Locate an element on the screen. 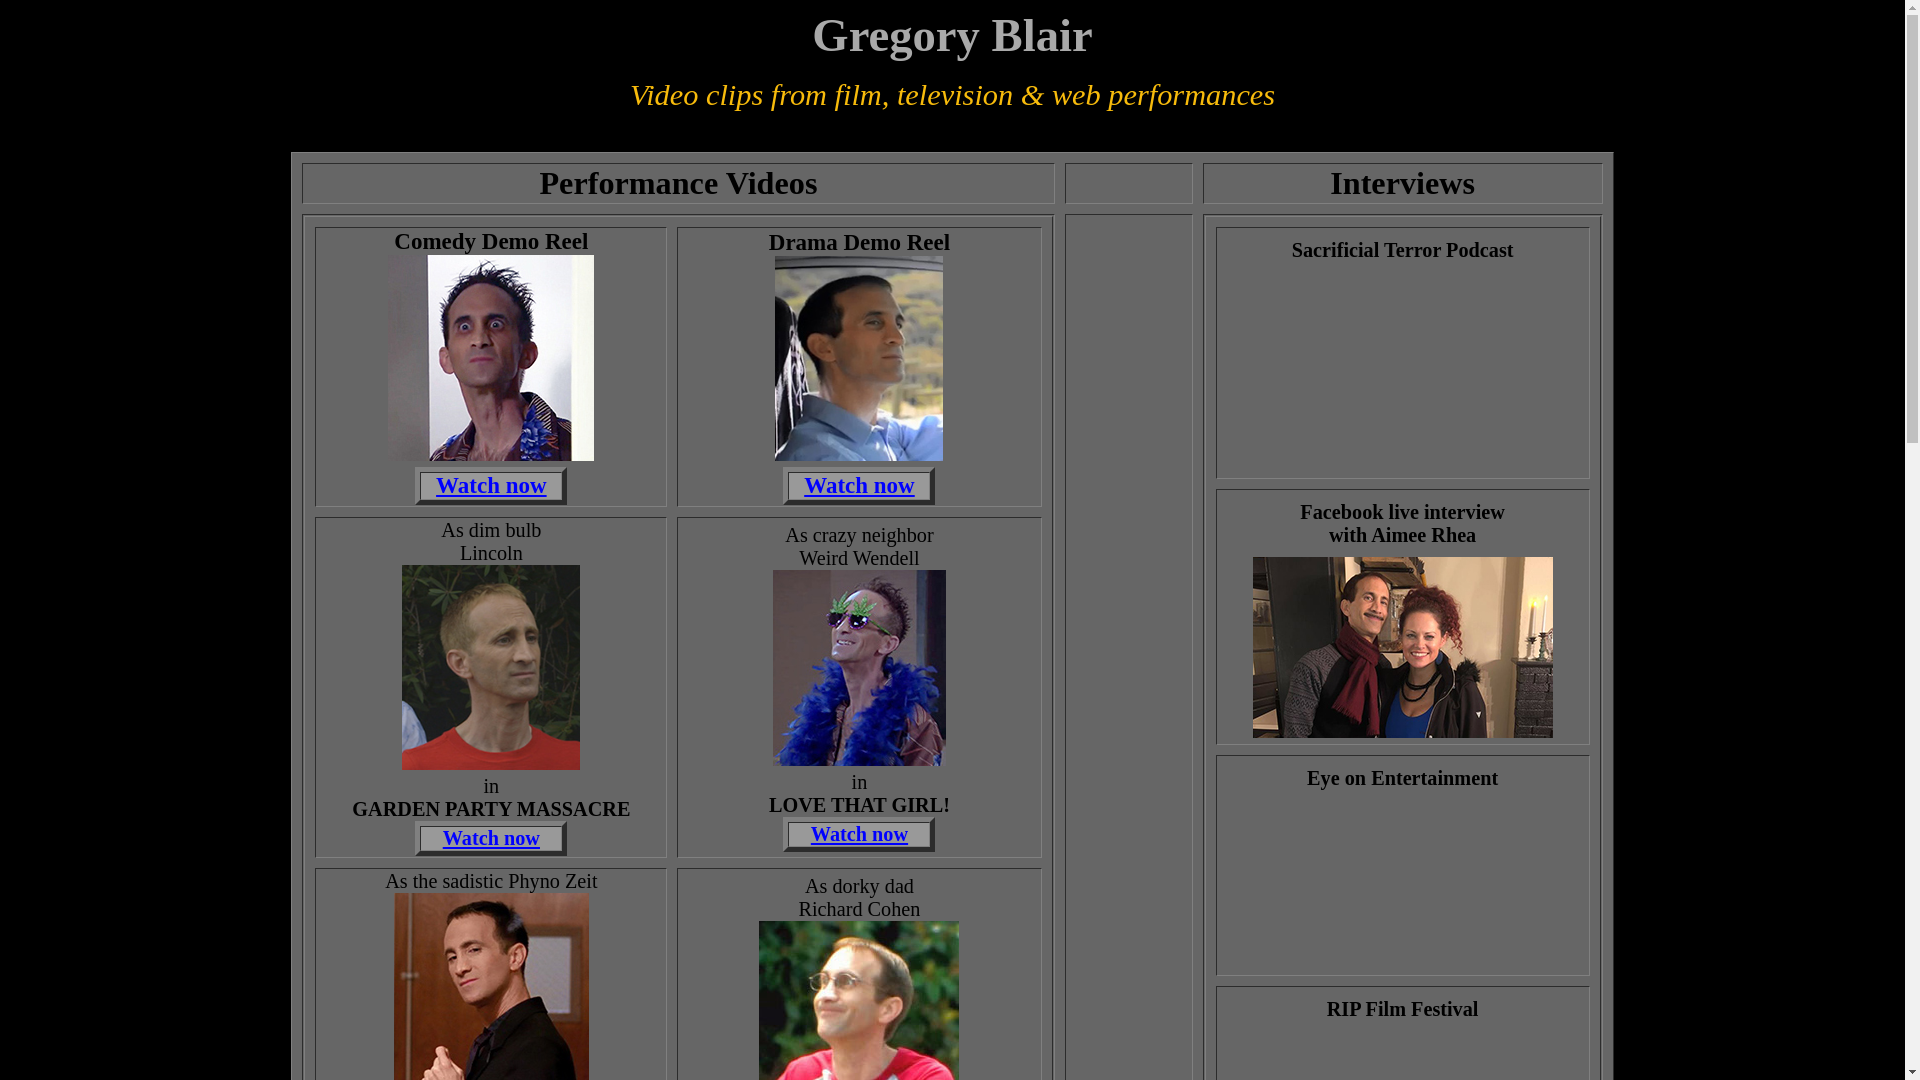  'Watch now' is located at coordinates (435, 485).